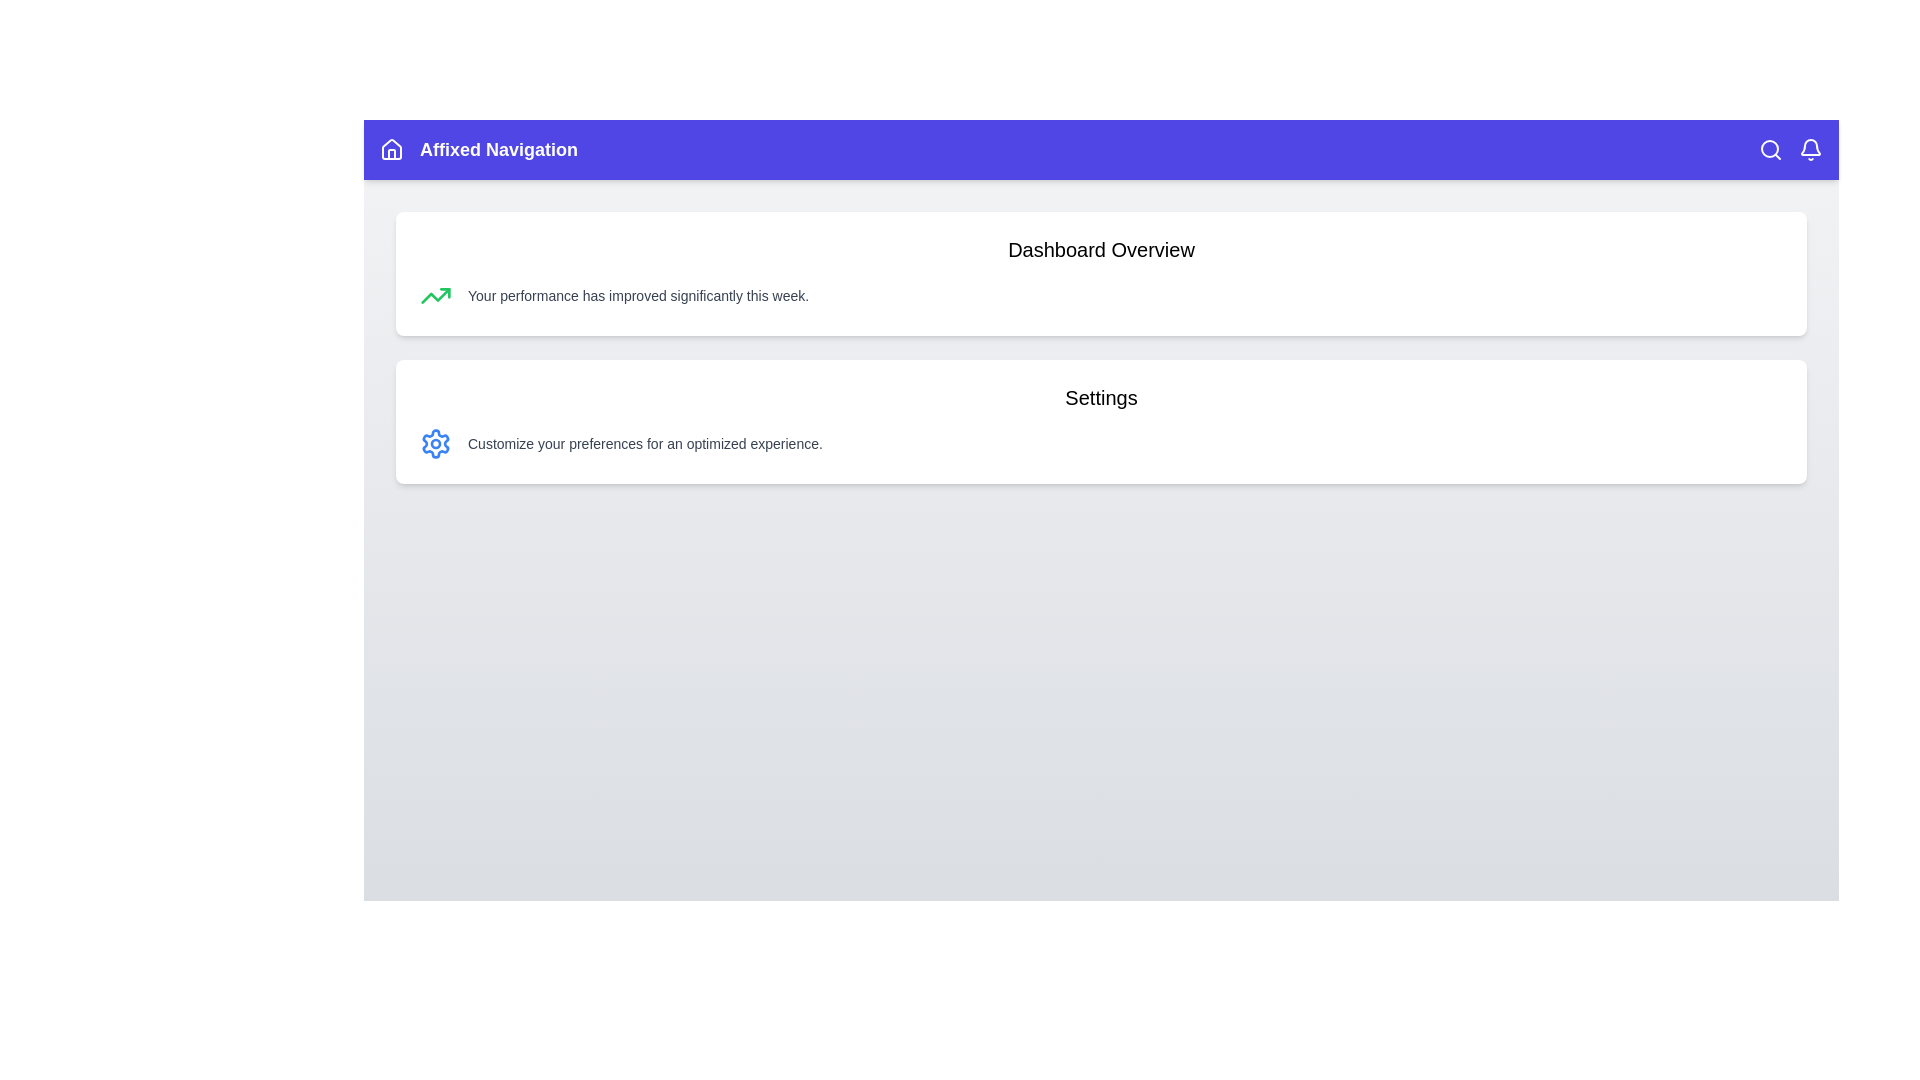 The height and width of the screenshot is (1080, 1920). What do you see at coordinates (392, 148) in the screenshot?
I see `the visual representation of the 'Home' icon located in the blue navigation bar next to 'Affixed Navigation'` at bounding box center [392, 148].